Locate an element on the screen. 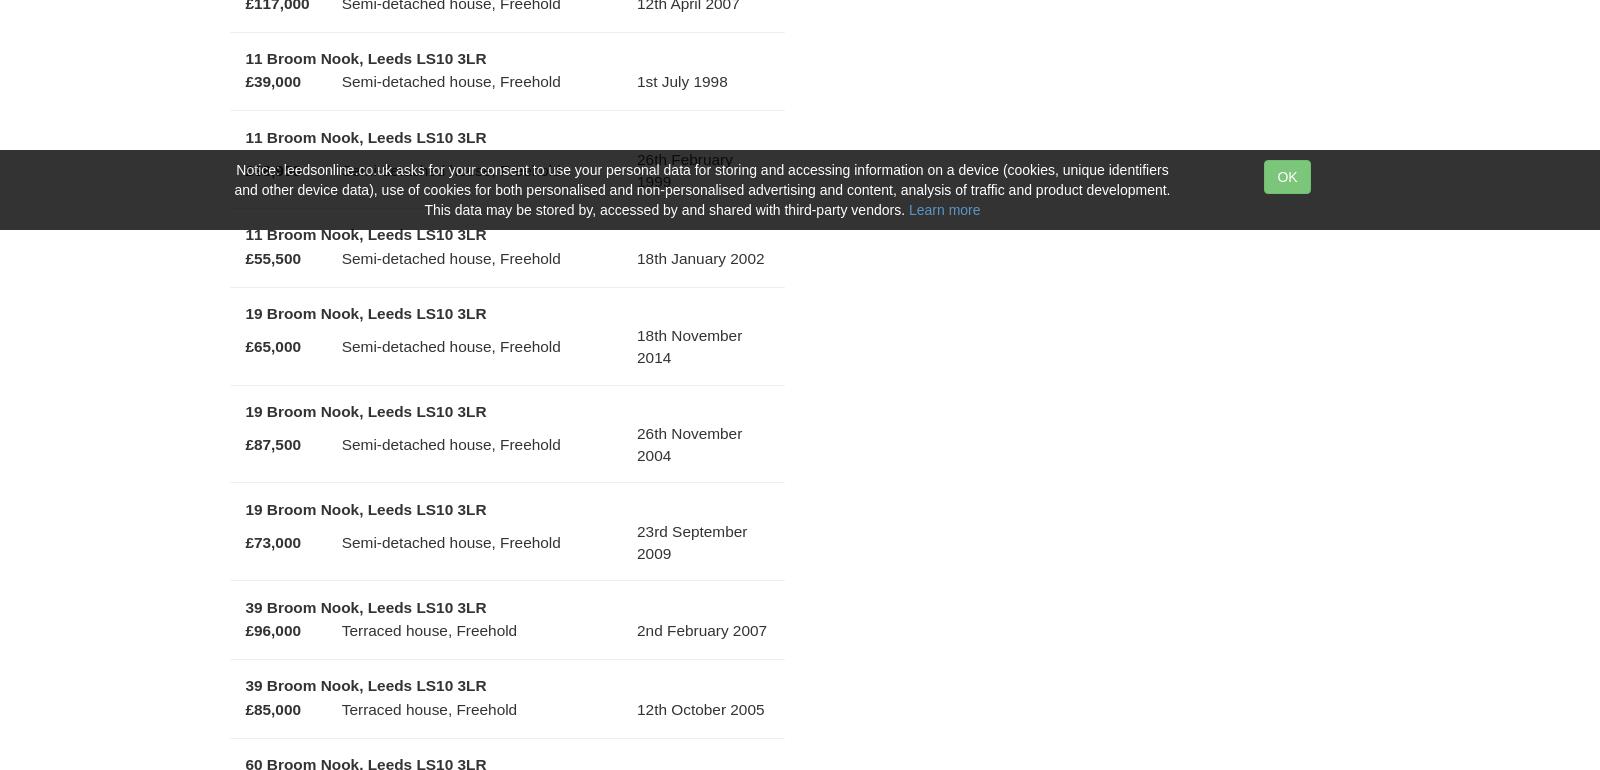  'Notice: leedsonline.co.uk asks for your consent to use your personal data for storing and accessing information on a device (cookies, unique identifiers and other device data), use of cookies for both personalised and non-personalised advertising and content, analysis of traffic and product development. This data may be stored by, accessed by and shared with third-party vendors.' is located at coordinates (701, 190).